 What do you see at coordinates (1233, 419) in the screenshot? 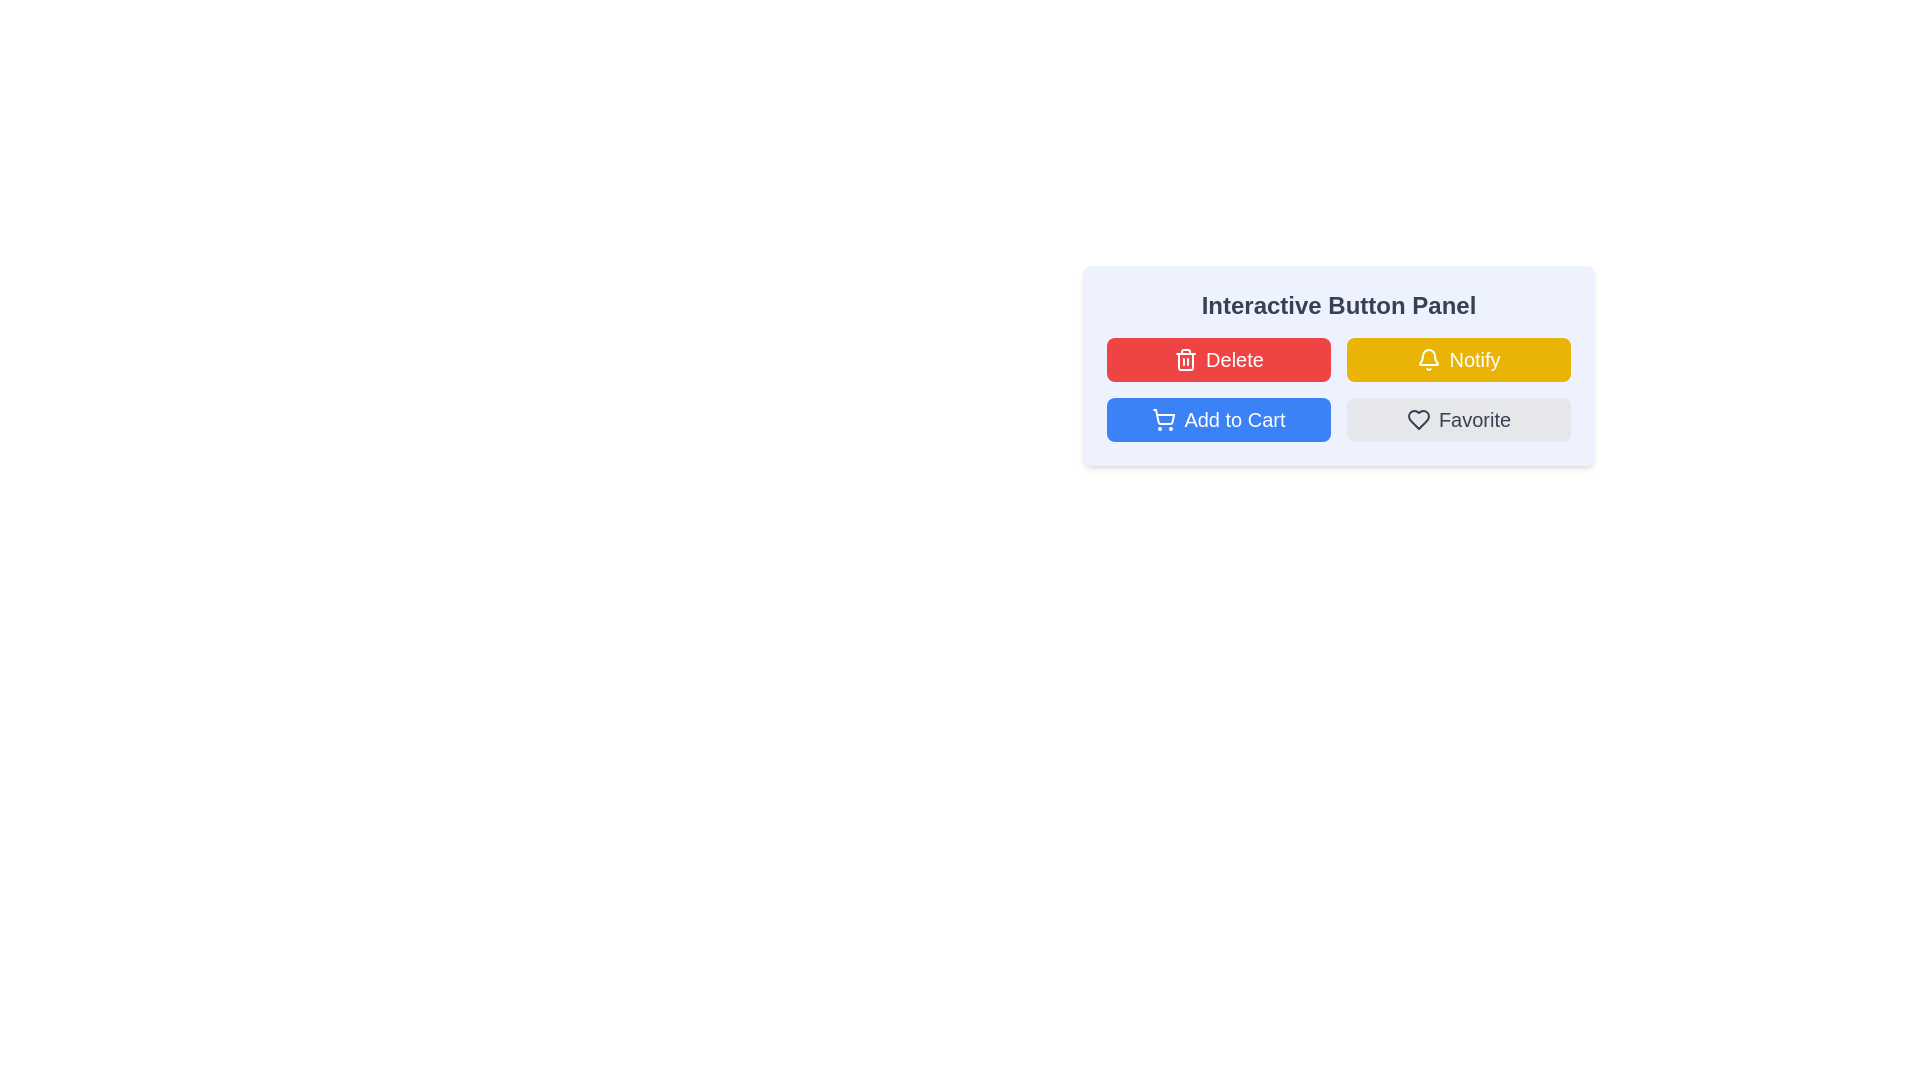
I see `the text label embedded in the blue 'Add to Cart' button, which is positioned in the second row of a horizontal button group` at bounding box center [1233, 419].